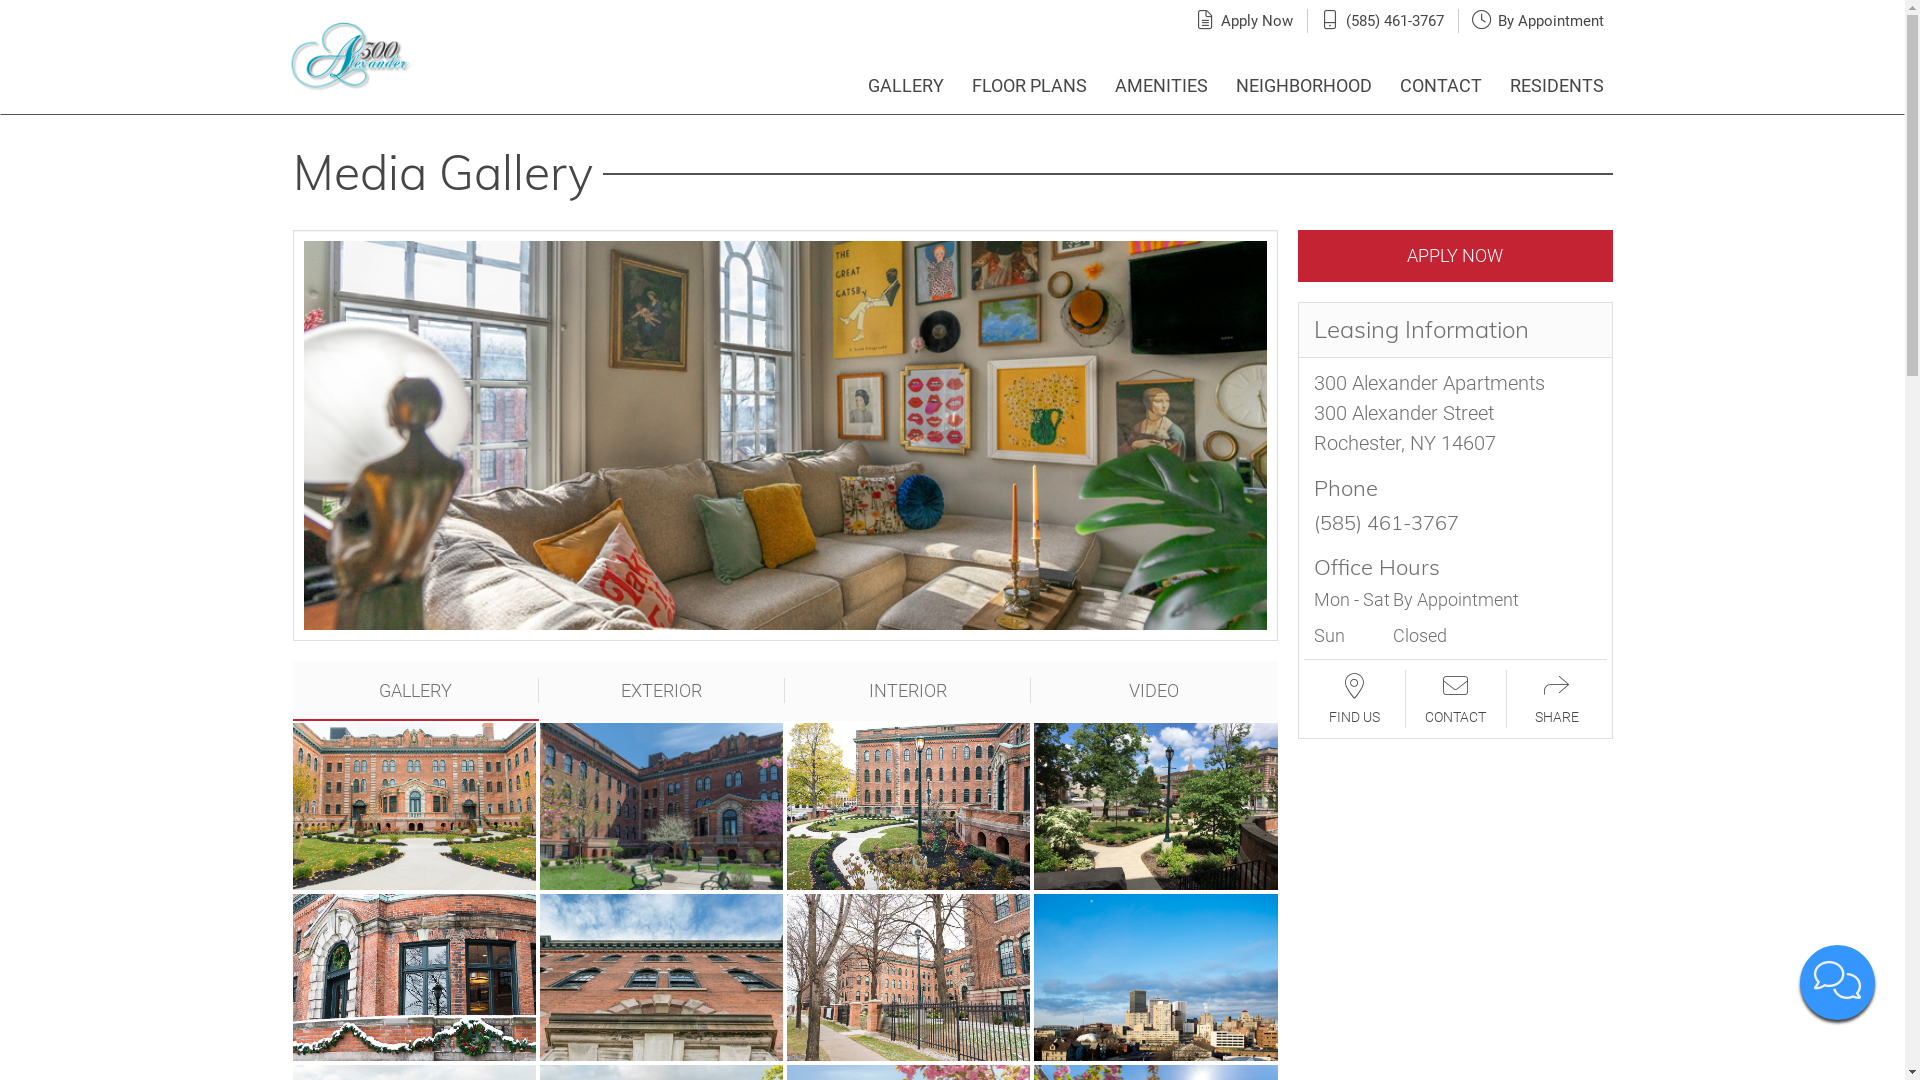 The height and width of the screenshot is (1080, 1920). I want to click on 'SHARE', so click(1554, 698).